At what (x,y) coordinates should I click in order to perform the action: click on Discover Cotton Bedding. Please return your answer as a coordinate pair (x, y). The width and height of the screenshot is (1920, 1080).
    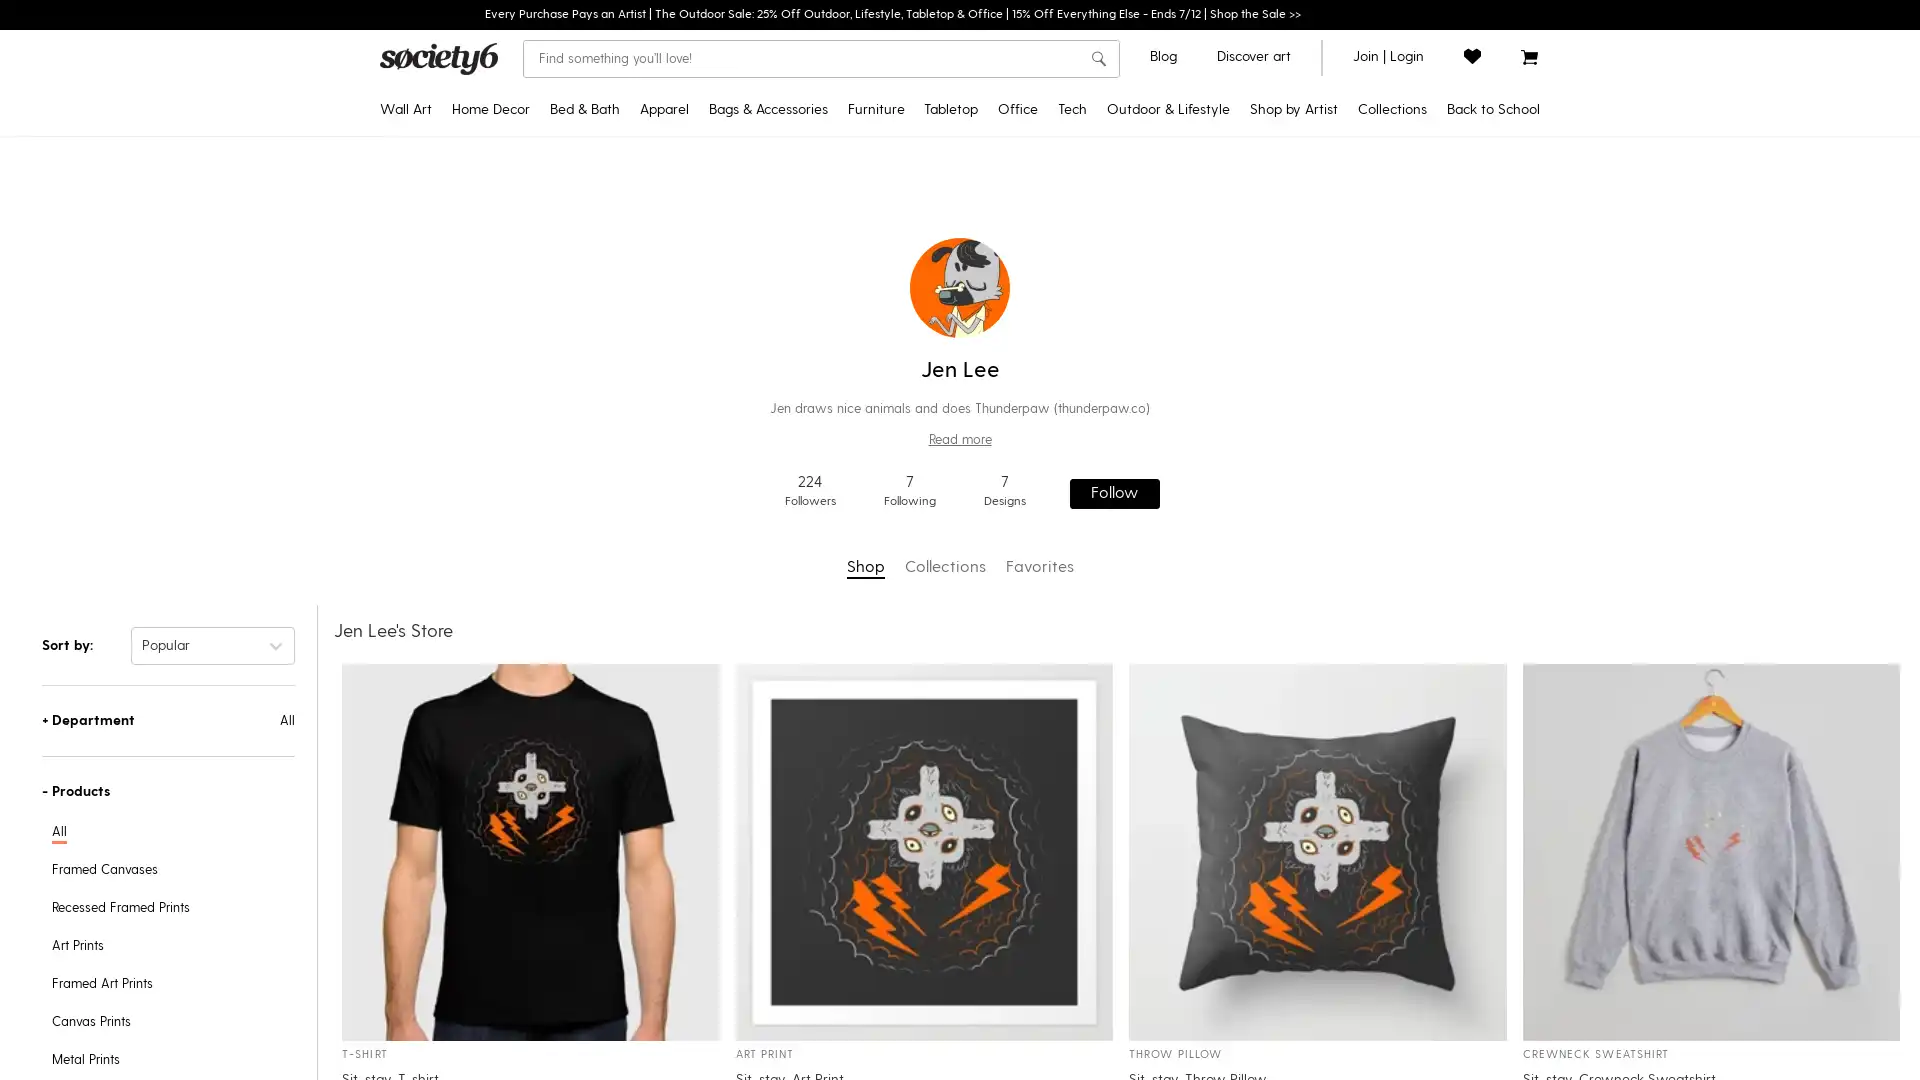
    Looking at the image, I should click on (1318, 483).